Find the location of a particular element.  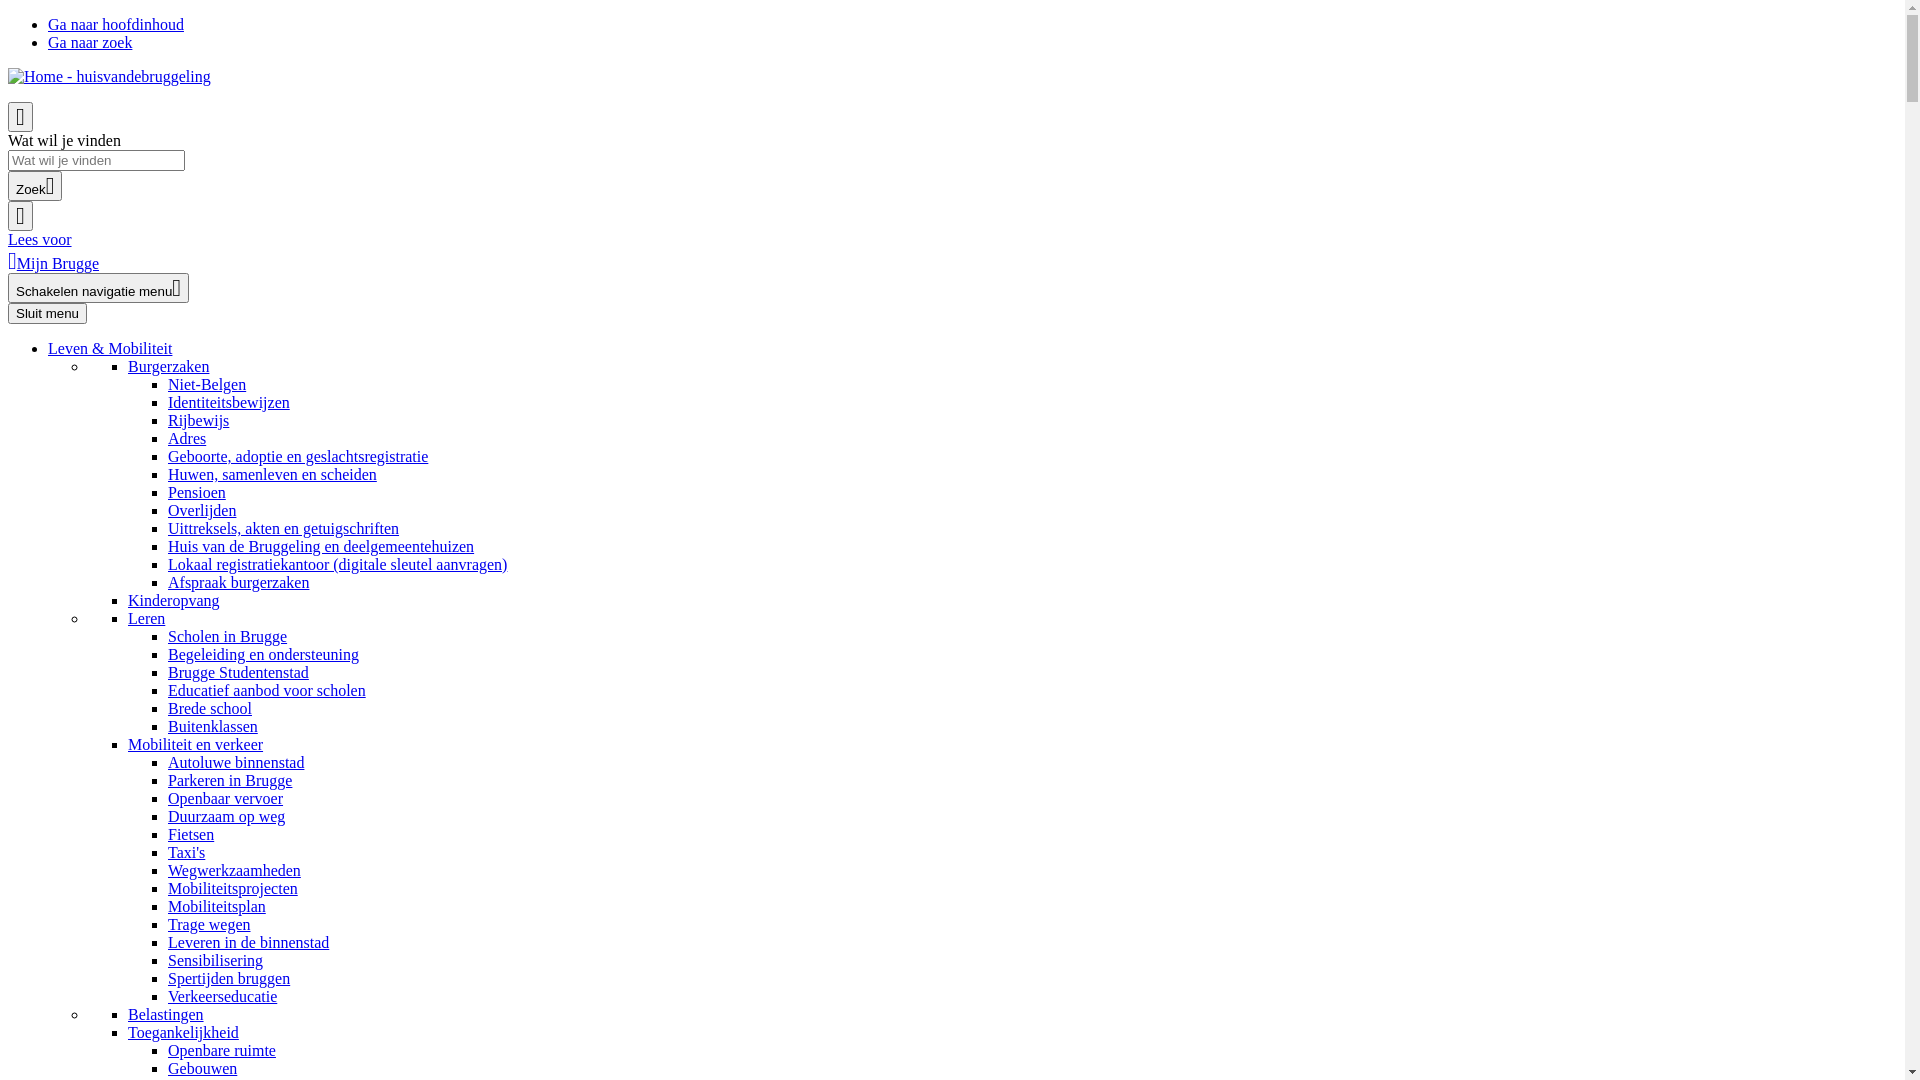

'Overlijden' is located at coordinates (201, 509).